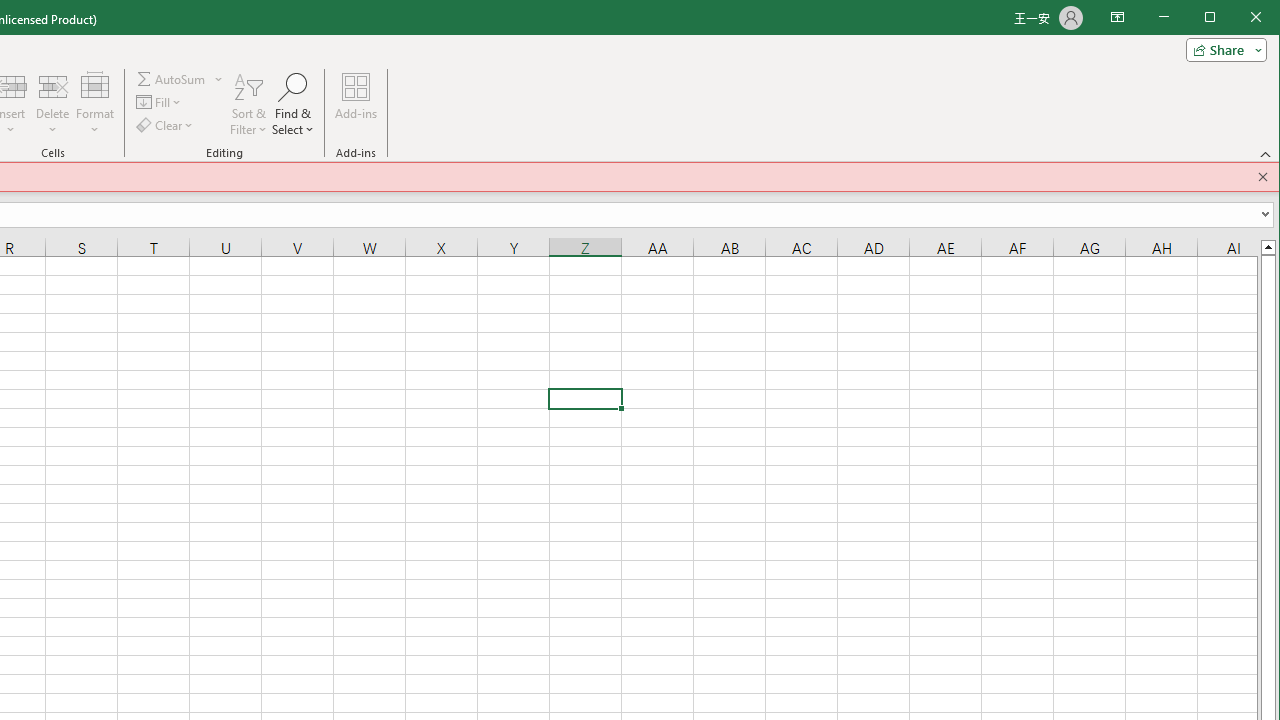 The image size is (1280, 720). Describe the element at coordinates (53, 85) in the screenshot. I see `'Delete Cells...'` at that location.